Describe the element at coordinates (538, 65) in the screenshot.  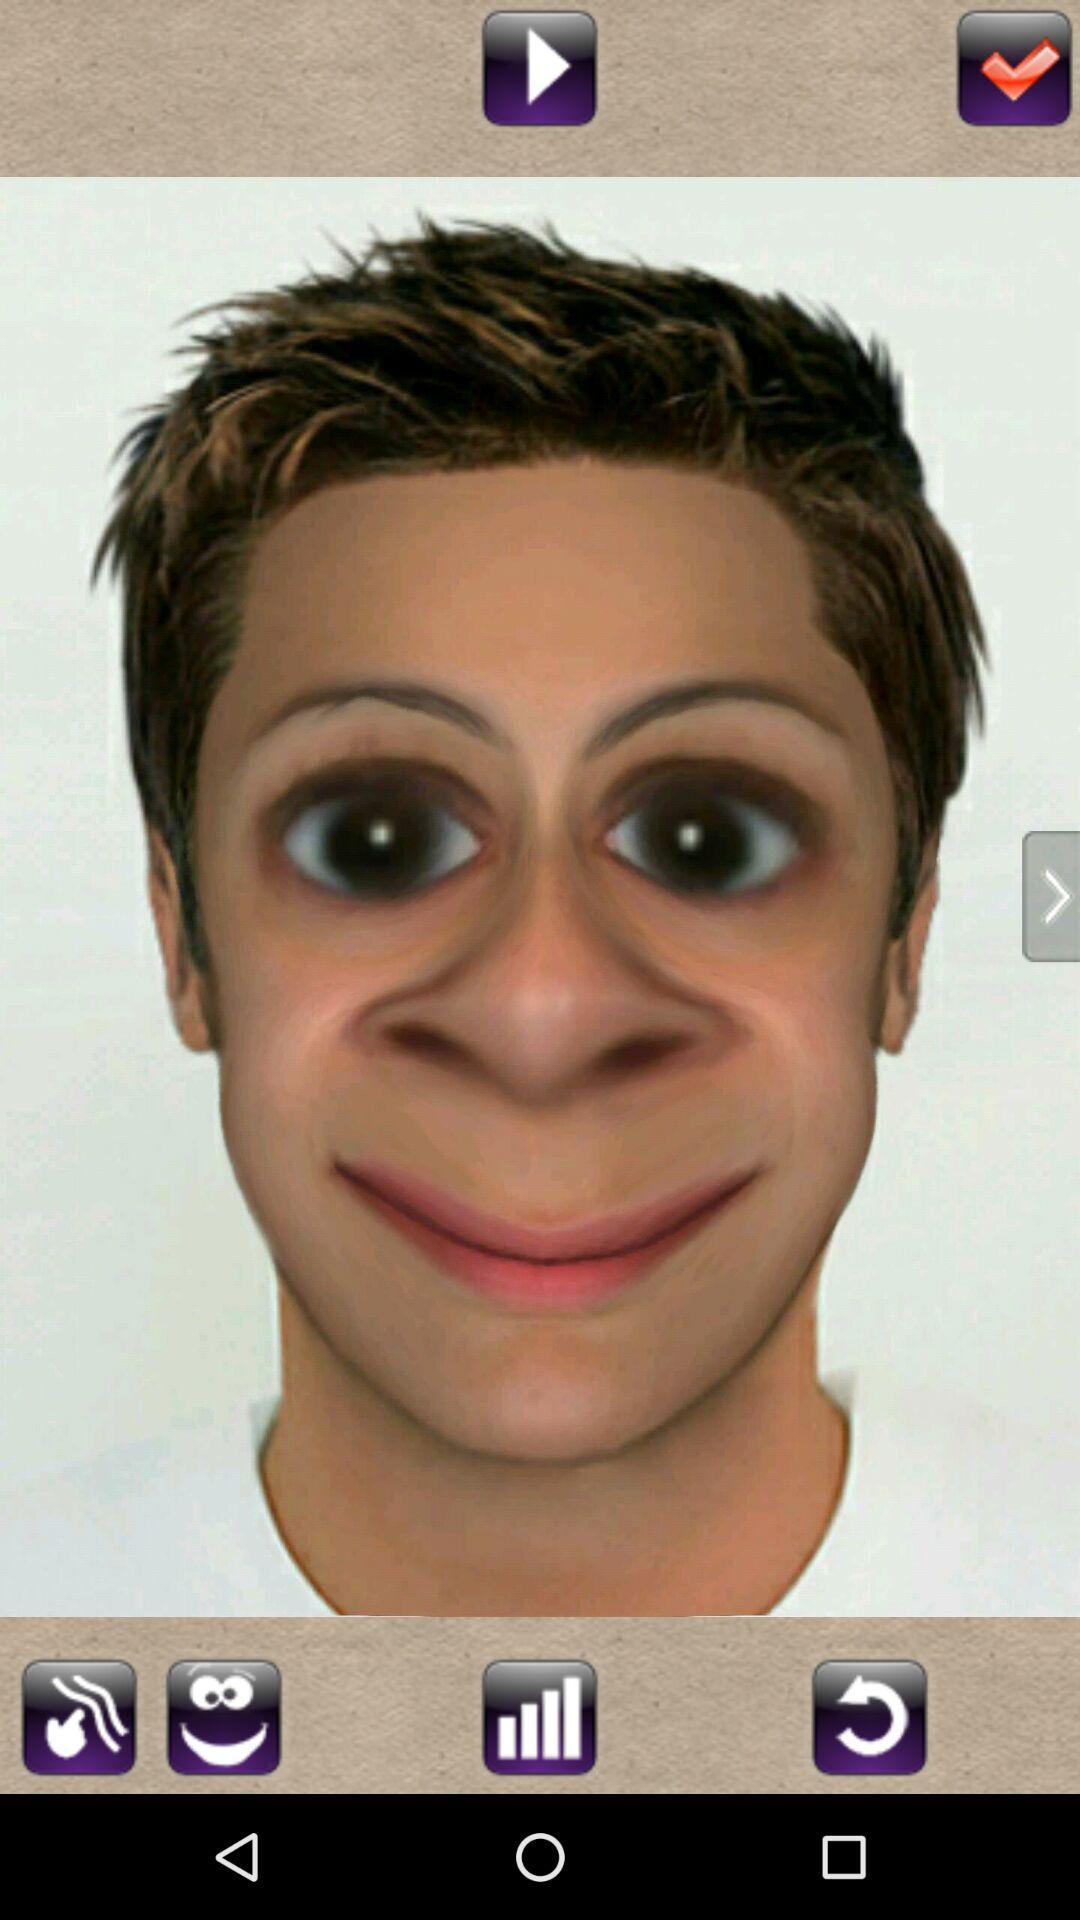
I see `play` at that location.